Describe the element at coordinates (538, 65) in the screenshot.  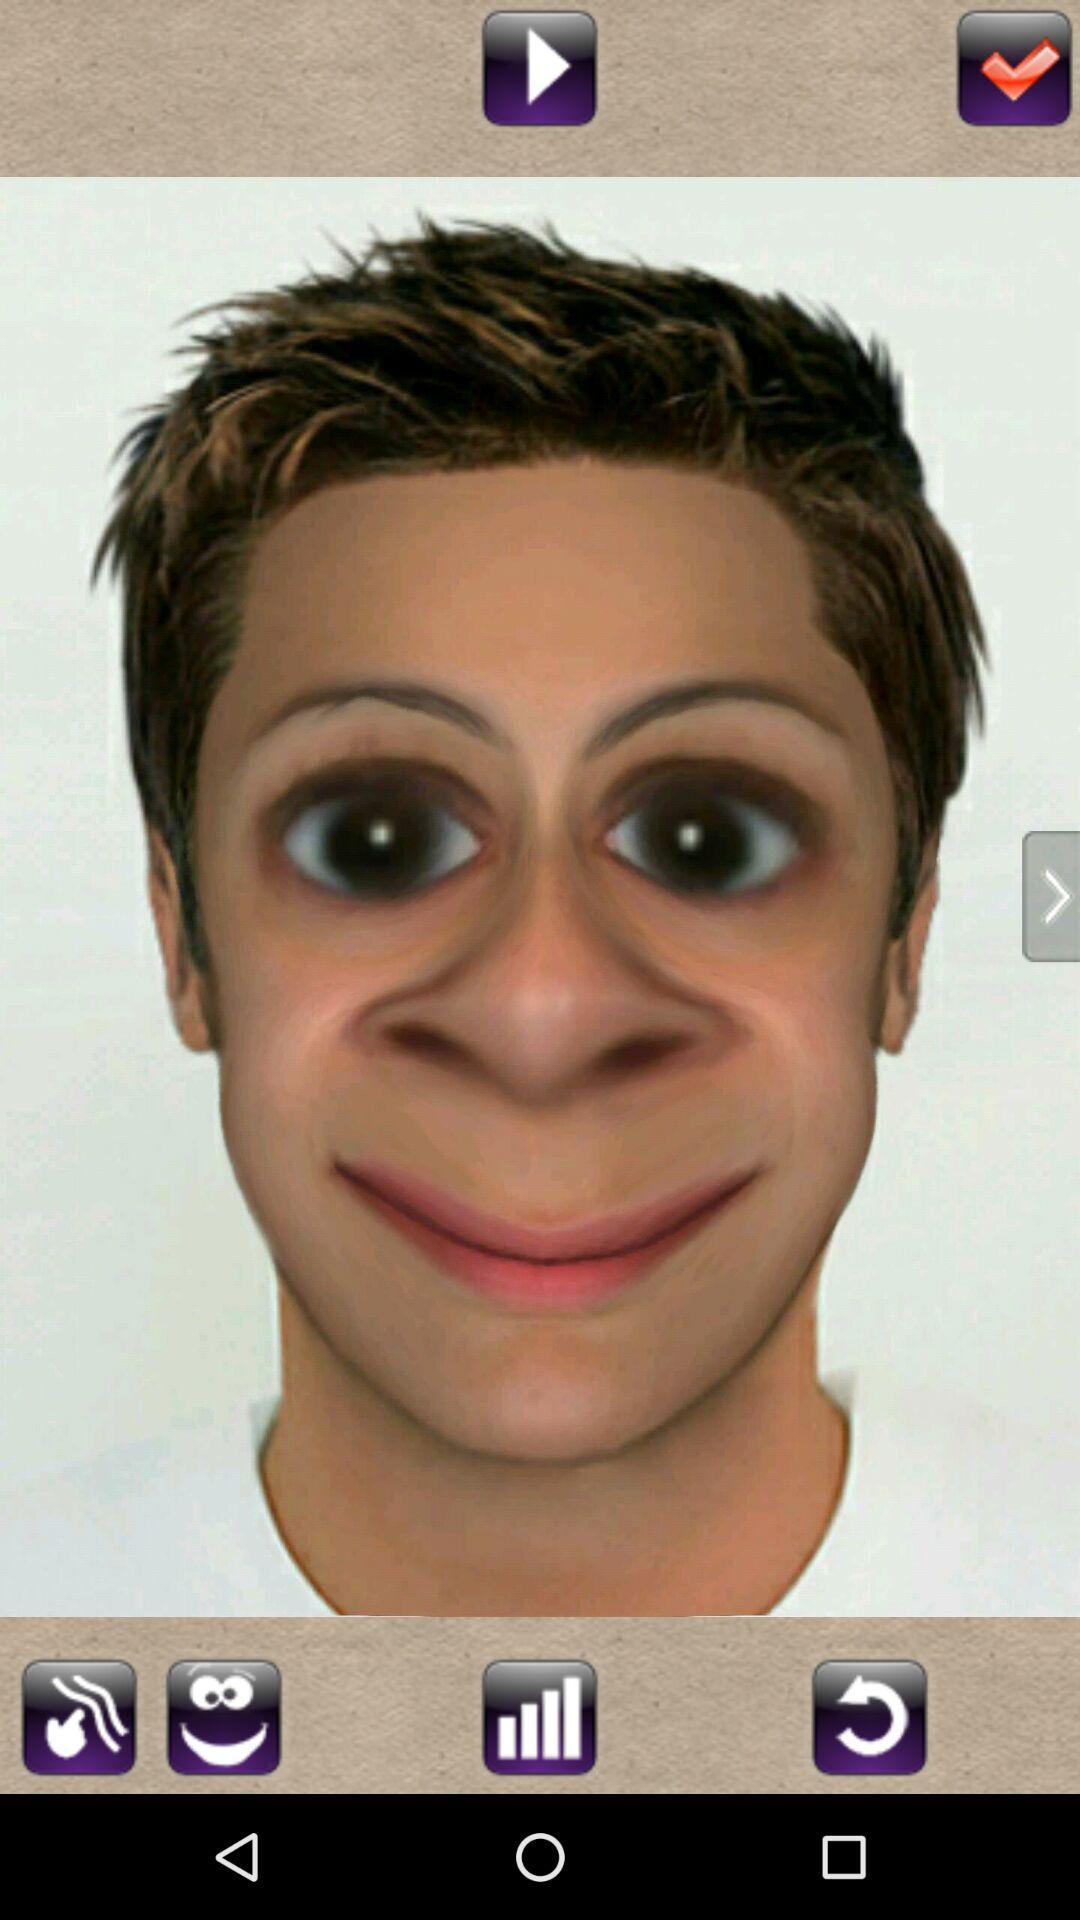
I see `play` at that location.